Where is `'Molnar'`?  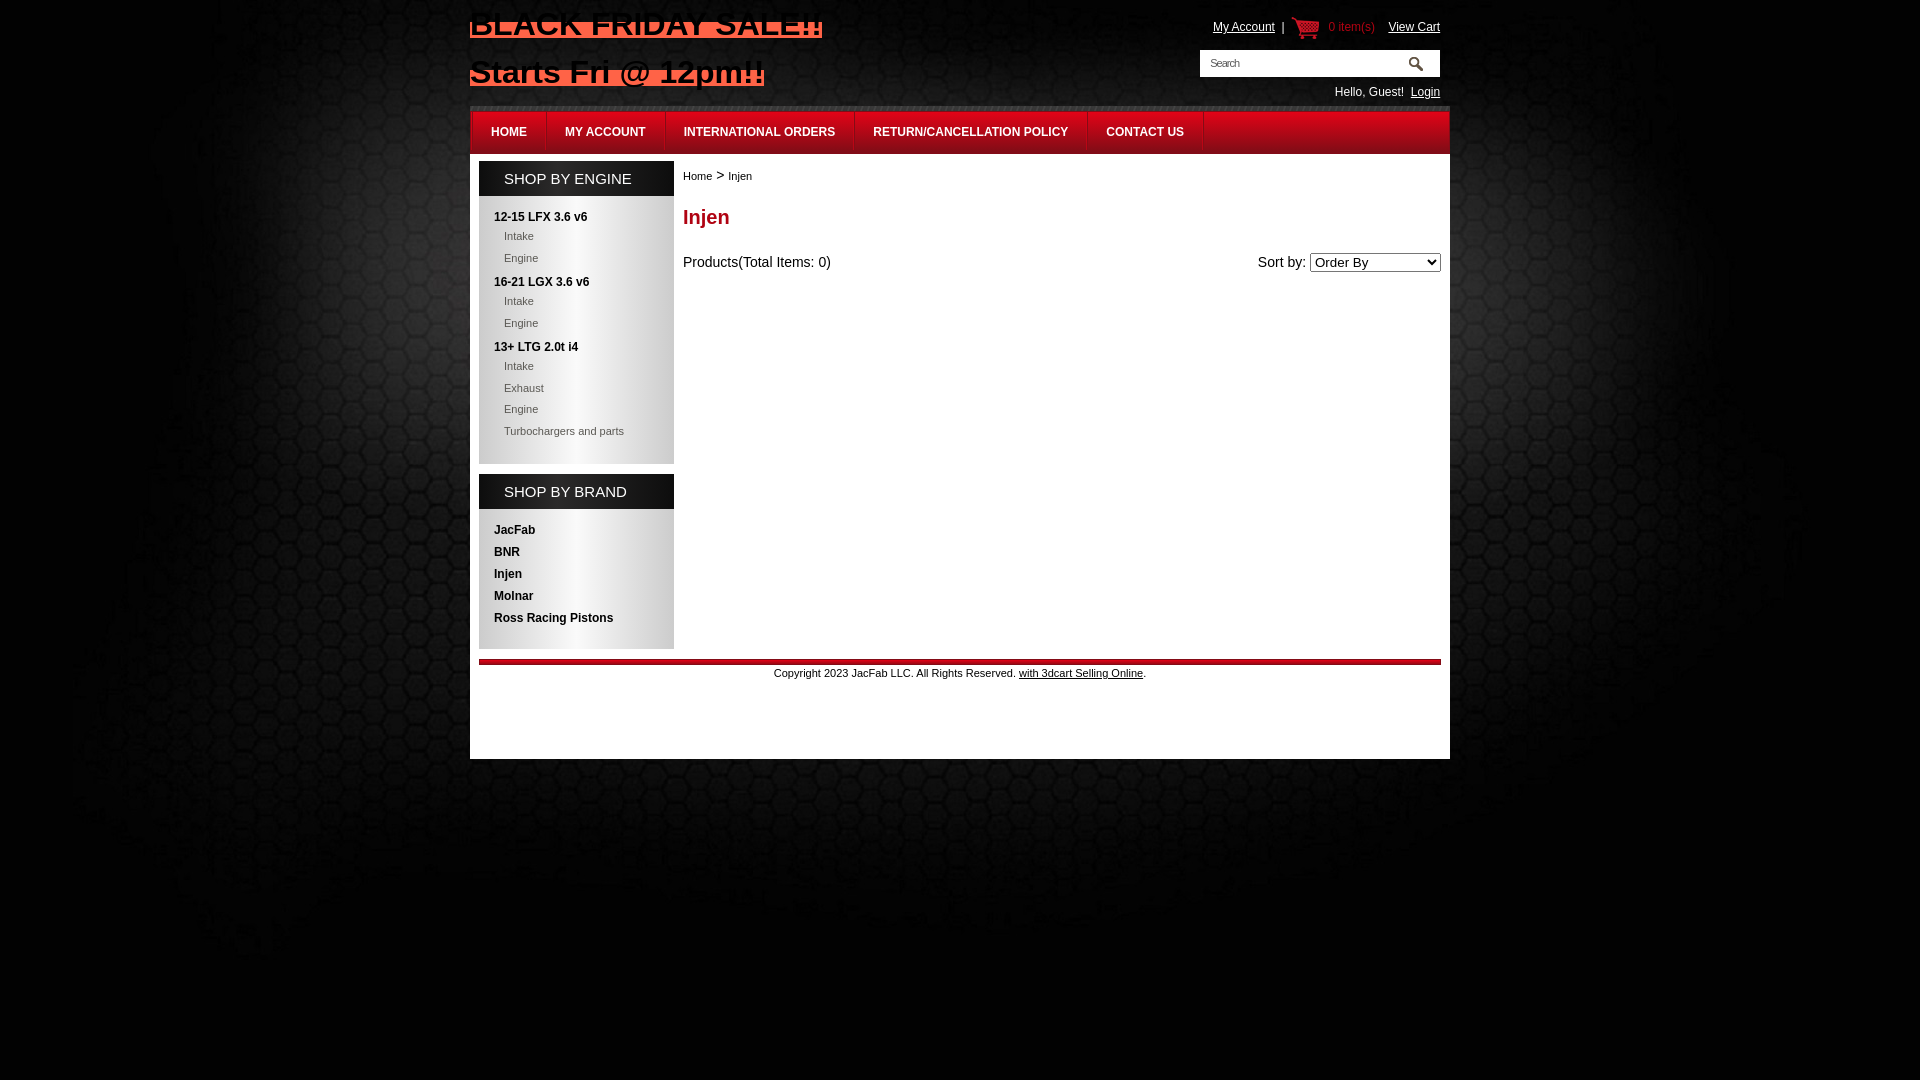
'Molnar' is located at coordinates (575, 595).